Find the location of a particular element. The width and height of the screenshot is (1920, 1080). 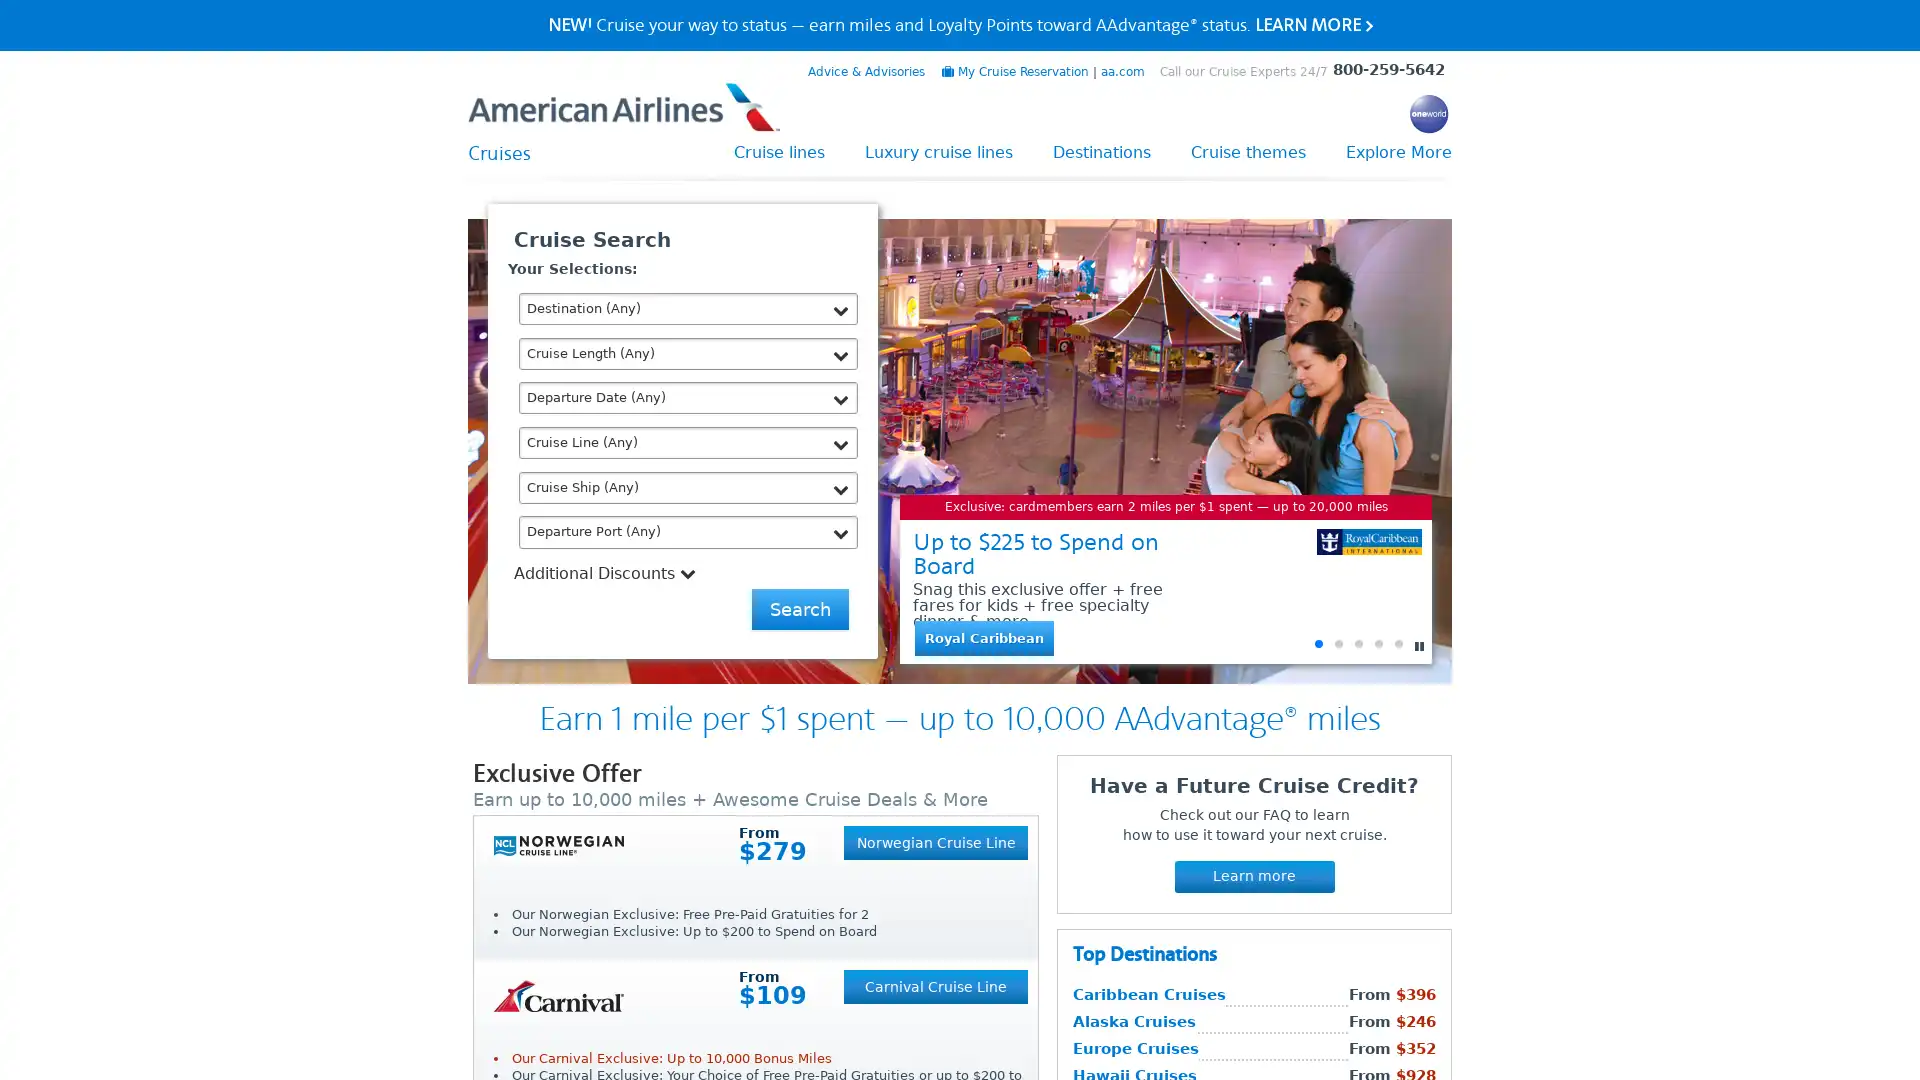

Additional Discounts is located at coordinates (688, 573).